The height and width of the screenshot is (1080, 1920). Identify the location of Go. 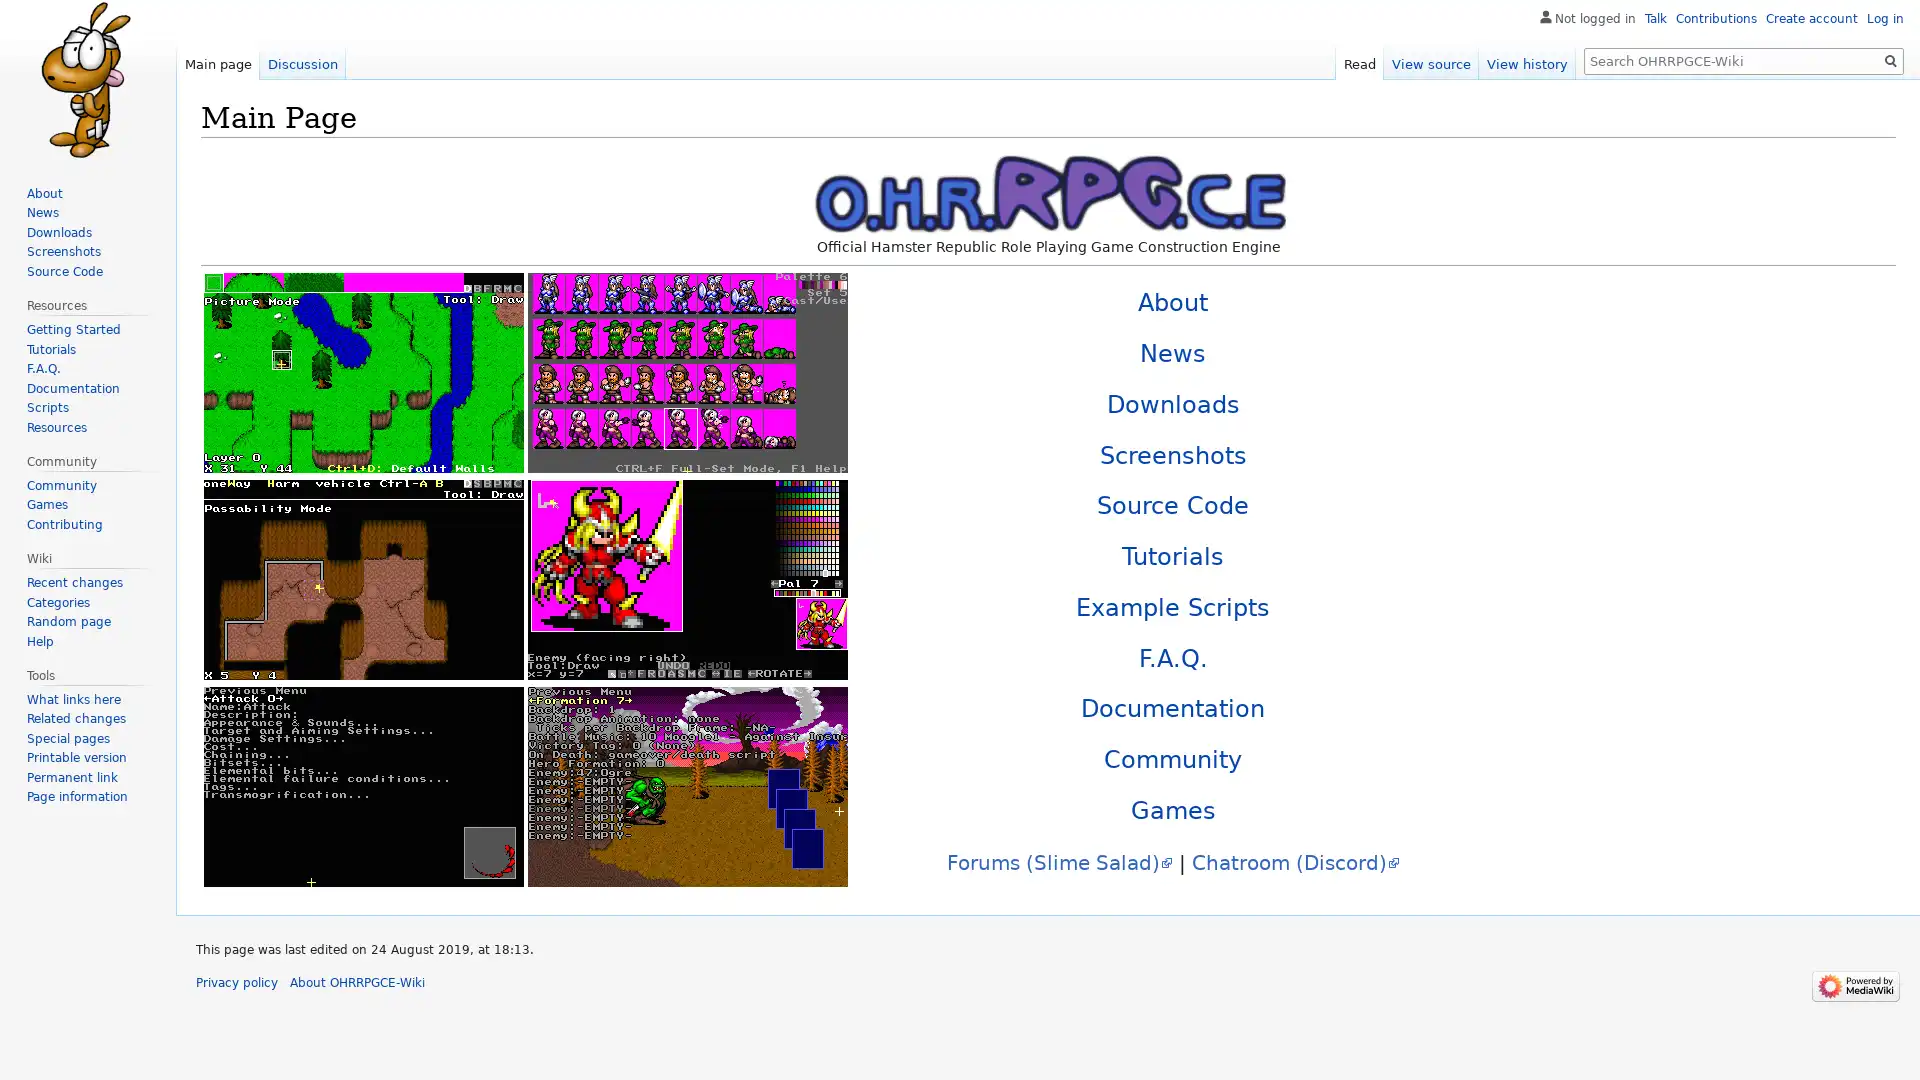
(1890, 60).